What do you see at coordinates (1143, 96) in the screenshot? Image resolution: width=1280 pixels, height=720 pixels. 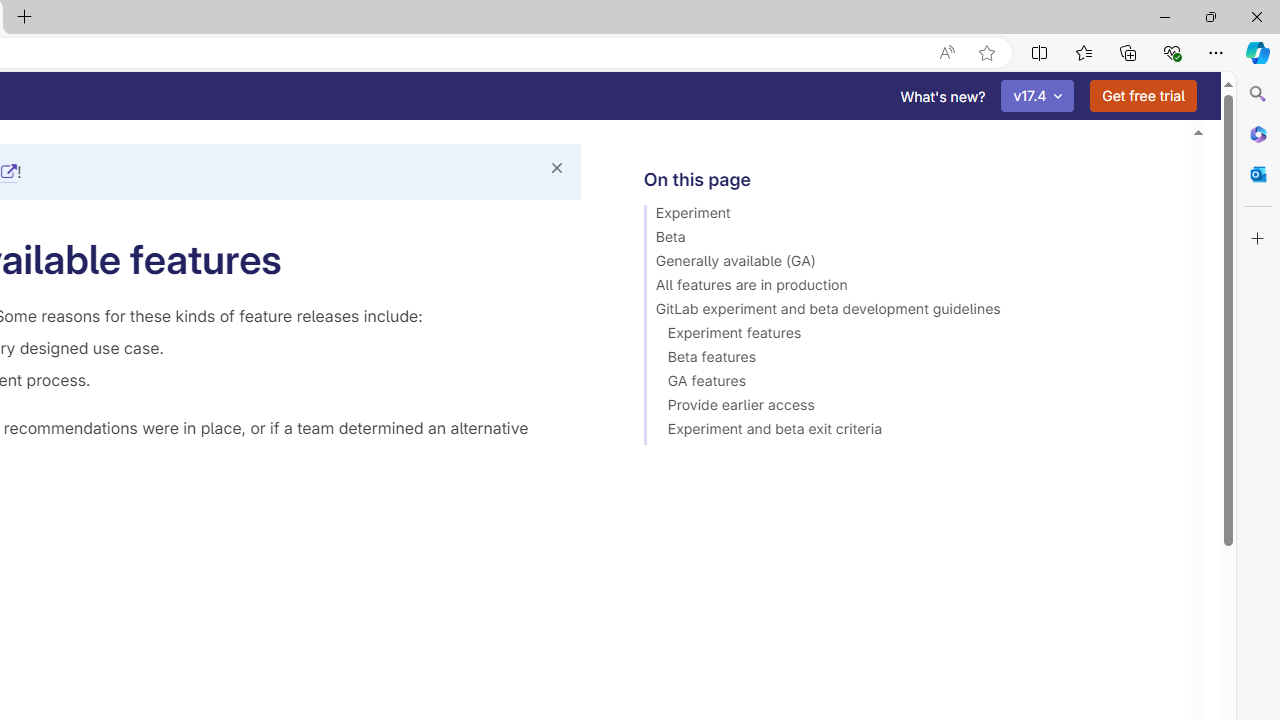 I see `'Get free trial'` at bounding box center [1143, 96].